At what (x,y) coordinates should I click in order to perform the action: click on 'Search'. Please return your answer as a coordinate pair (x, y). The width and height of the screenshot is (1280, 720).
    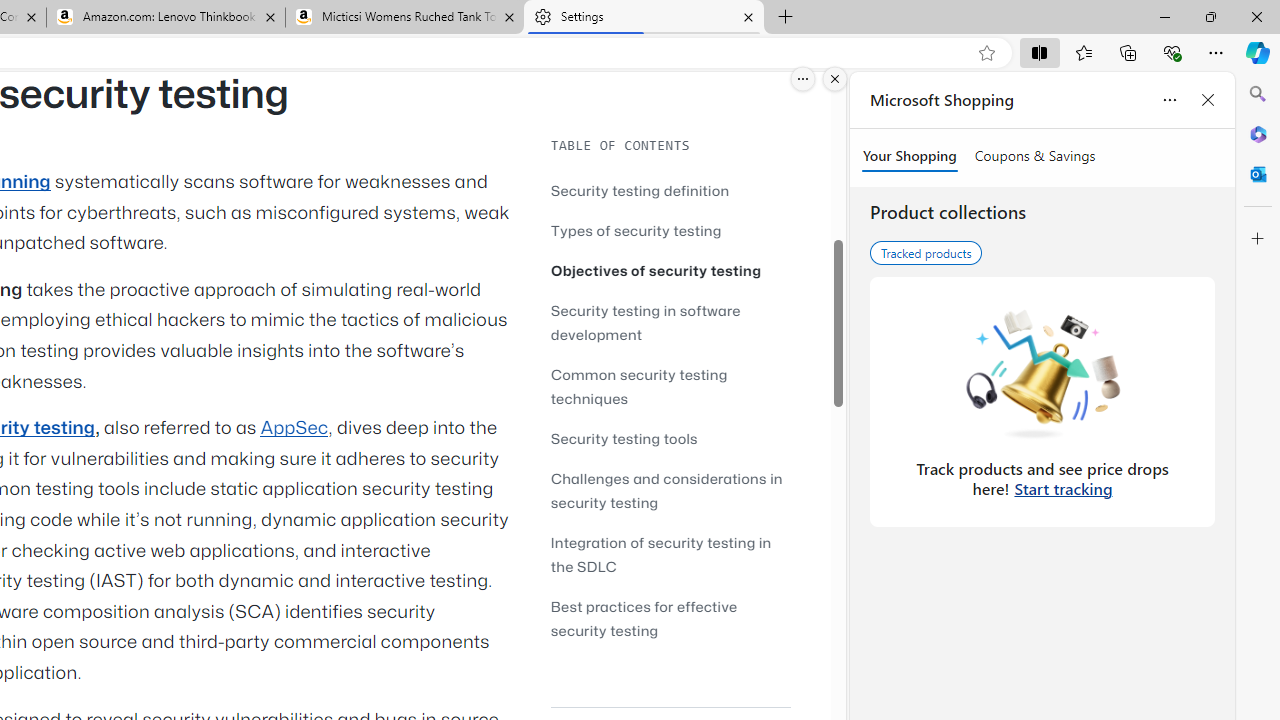
    Looking at the image, I should click on (1257, 94).